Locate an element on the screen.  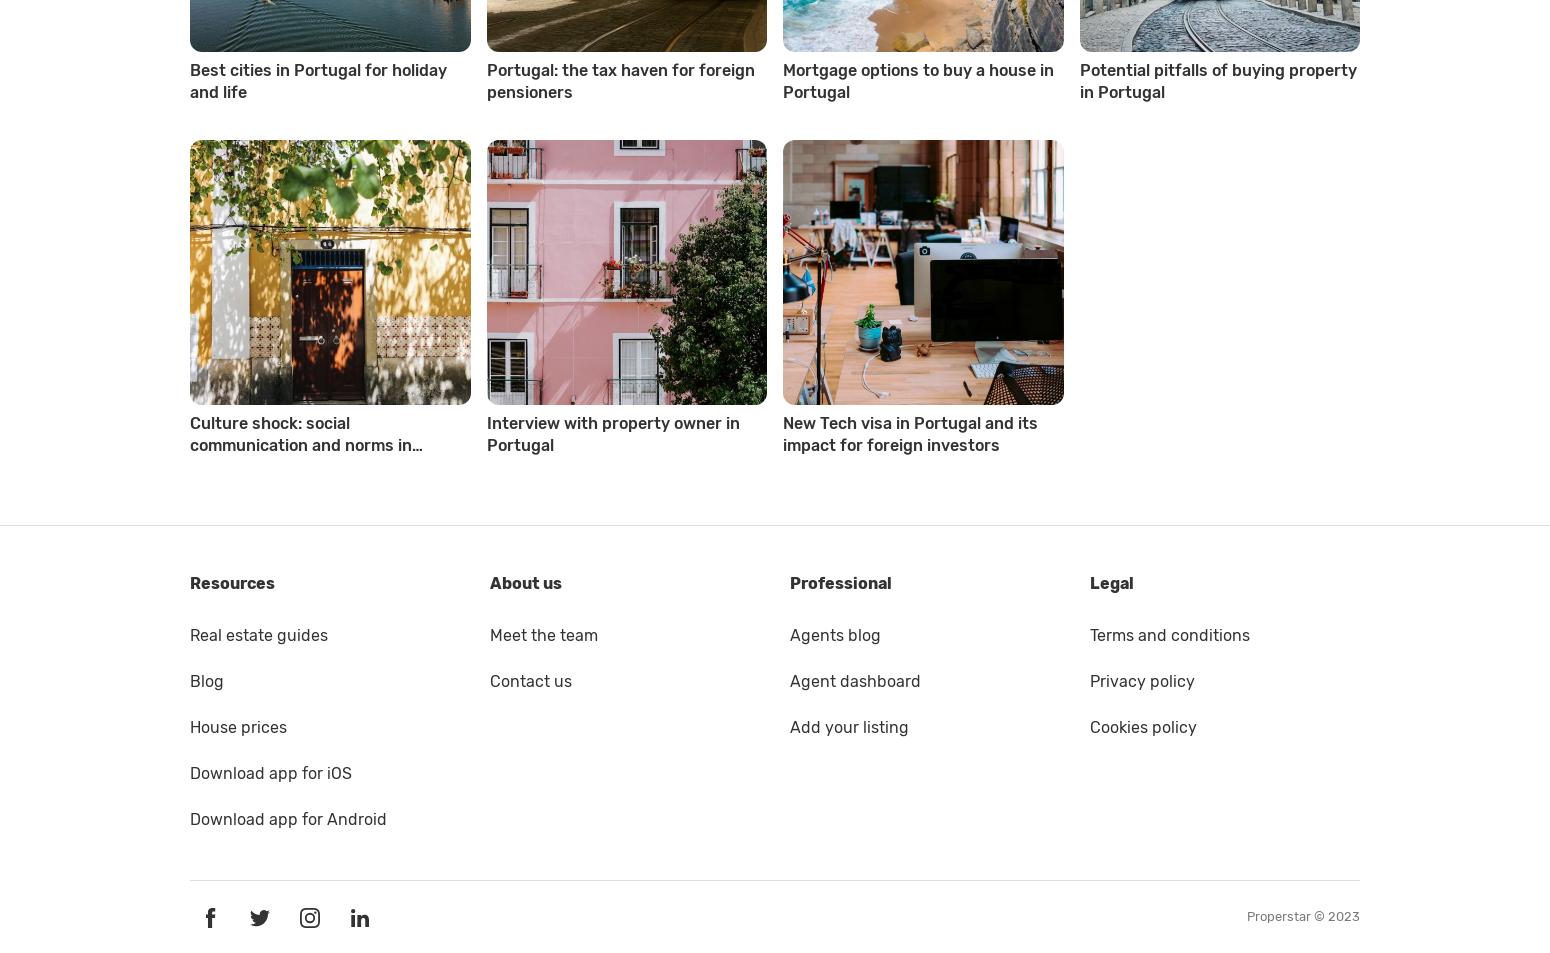
'House prices' is located at coordinates (238, 726).